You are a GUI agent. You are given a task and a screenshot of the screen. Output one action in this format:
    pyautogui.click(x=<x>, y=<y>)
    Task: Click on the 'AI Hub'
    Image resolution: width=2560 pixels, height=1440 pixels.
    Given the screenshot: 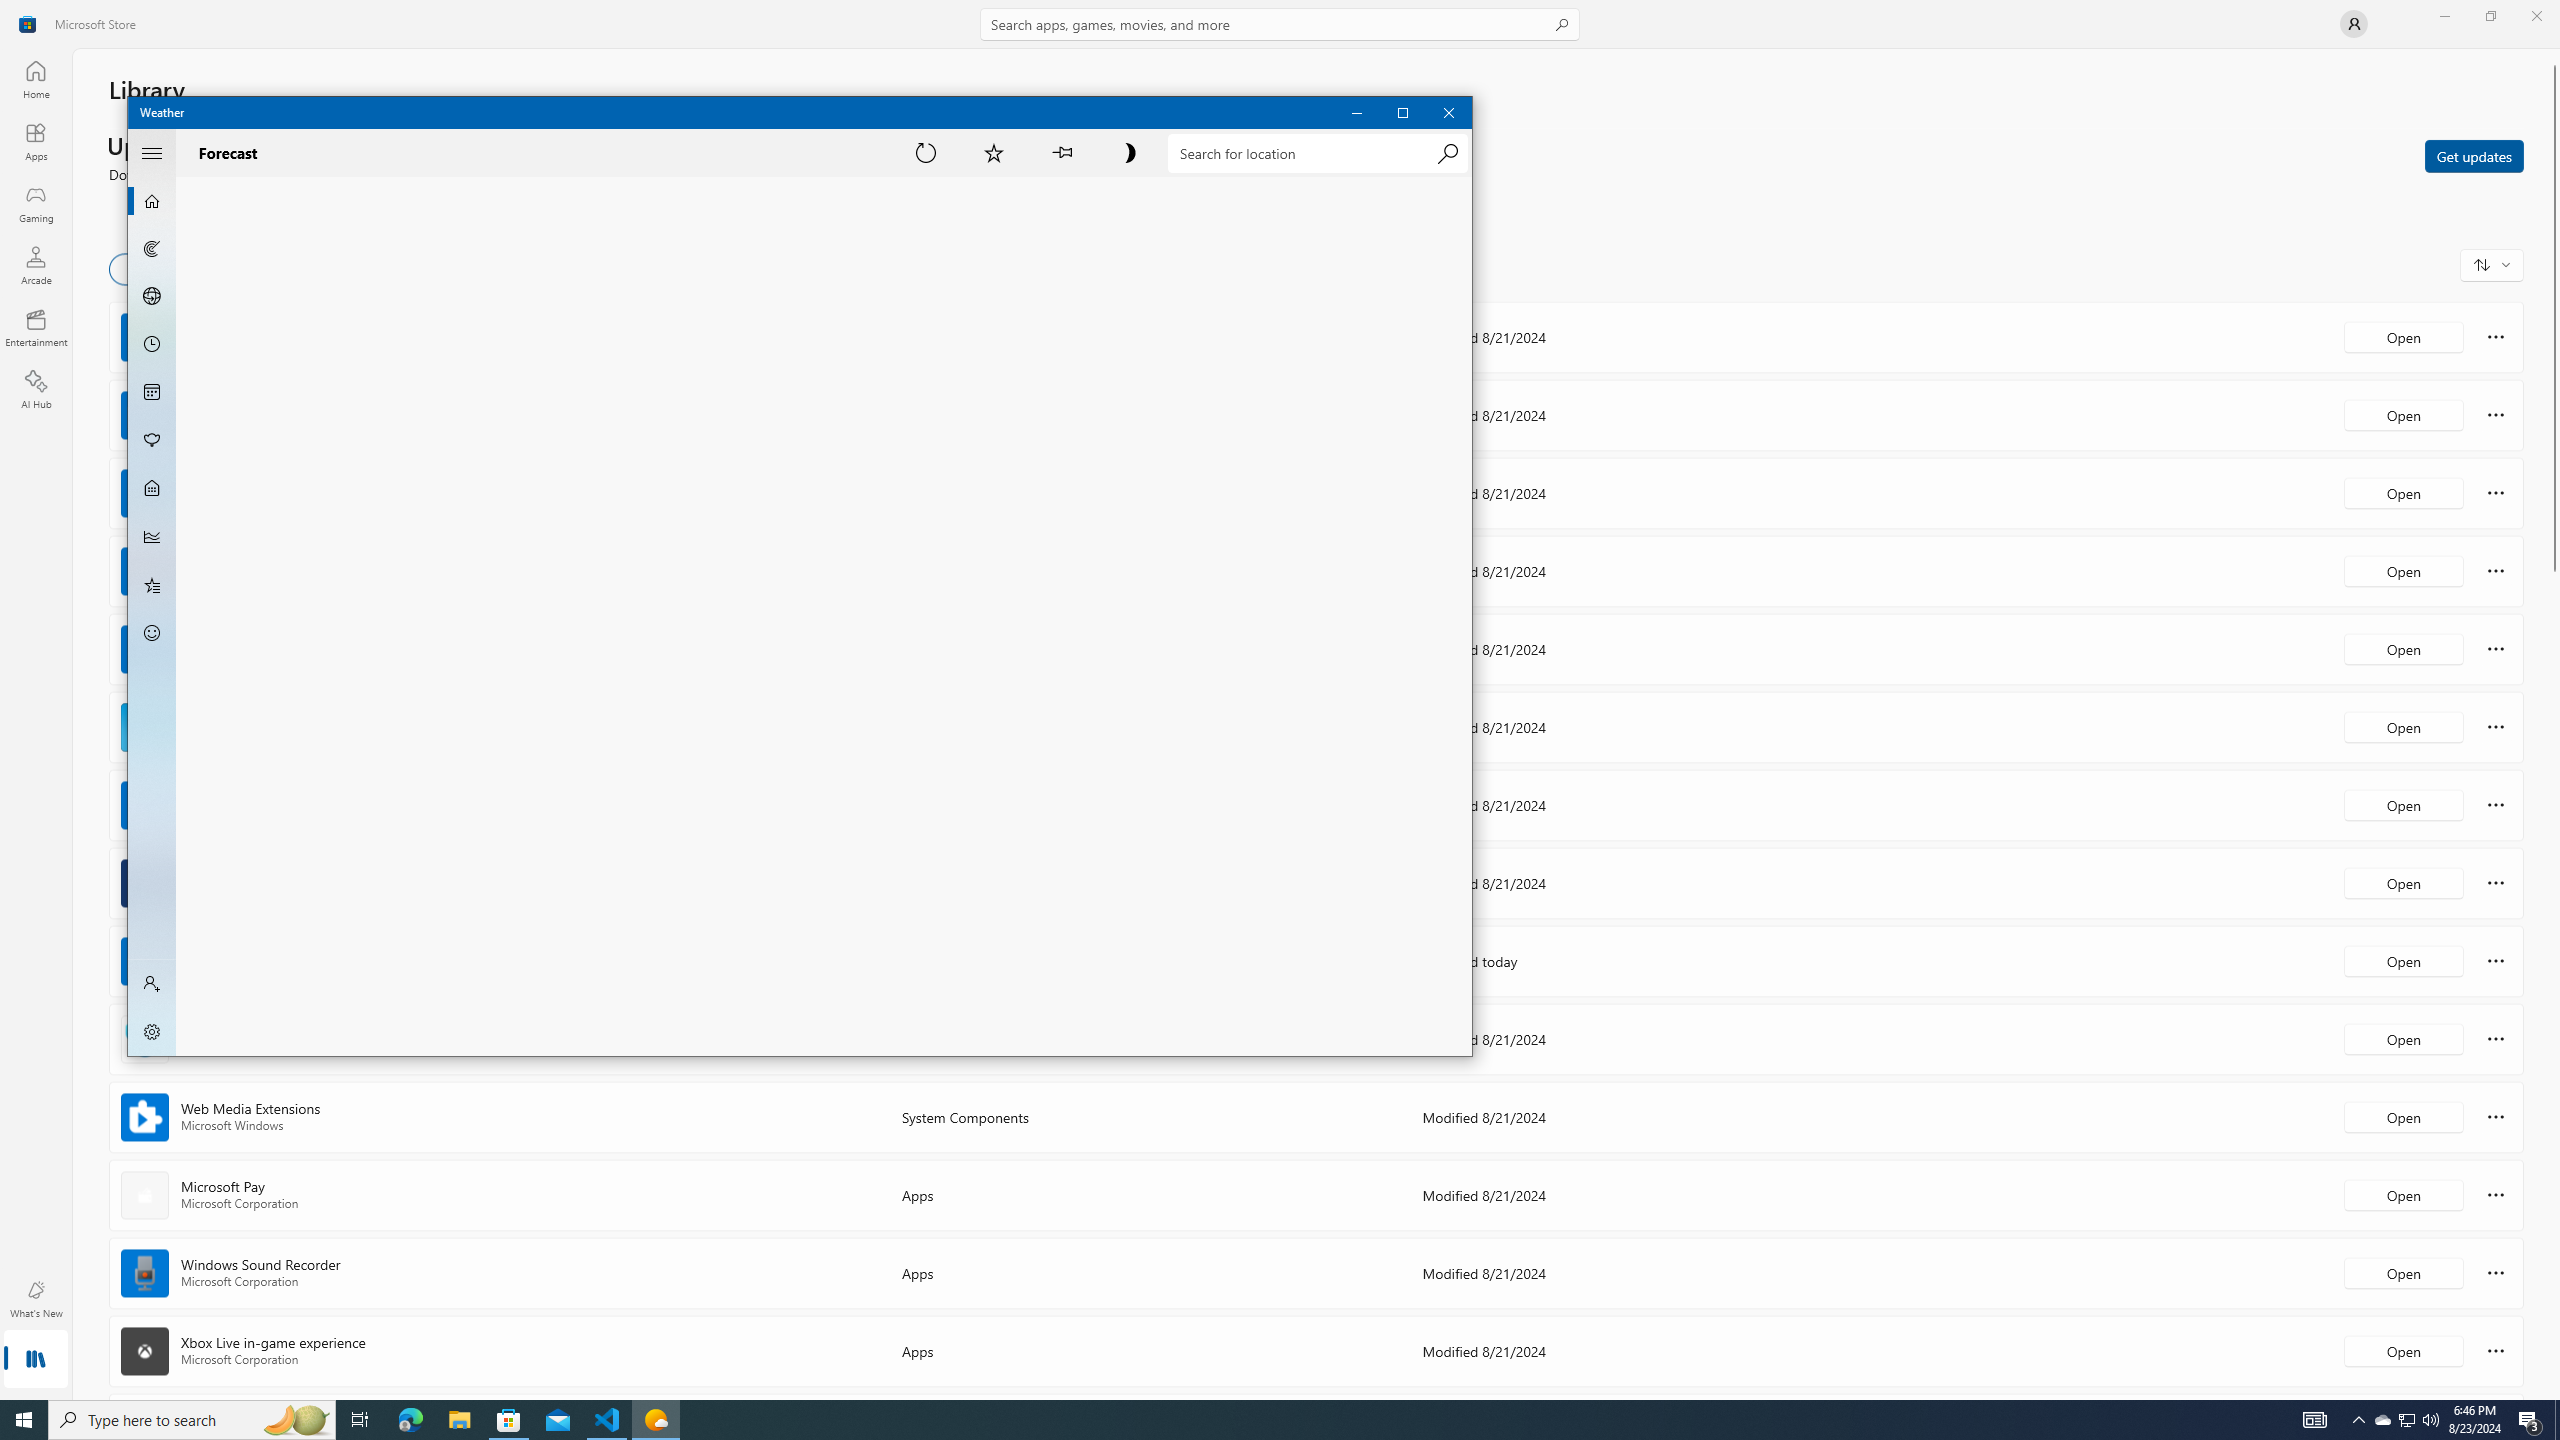 What is the action you would take?
    pyautogui.click(x=34, y=388)
    